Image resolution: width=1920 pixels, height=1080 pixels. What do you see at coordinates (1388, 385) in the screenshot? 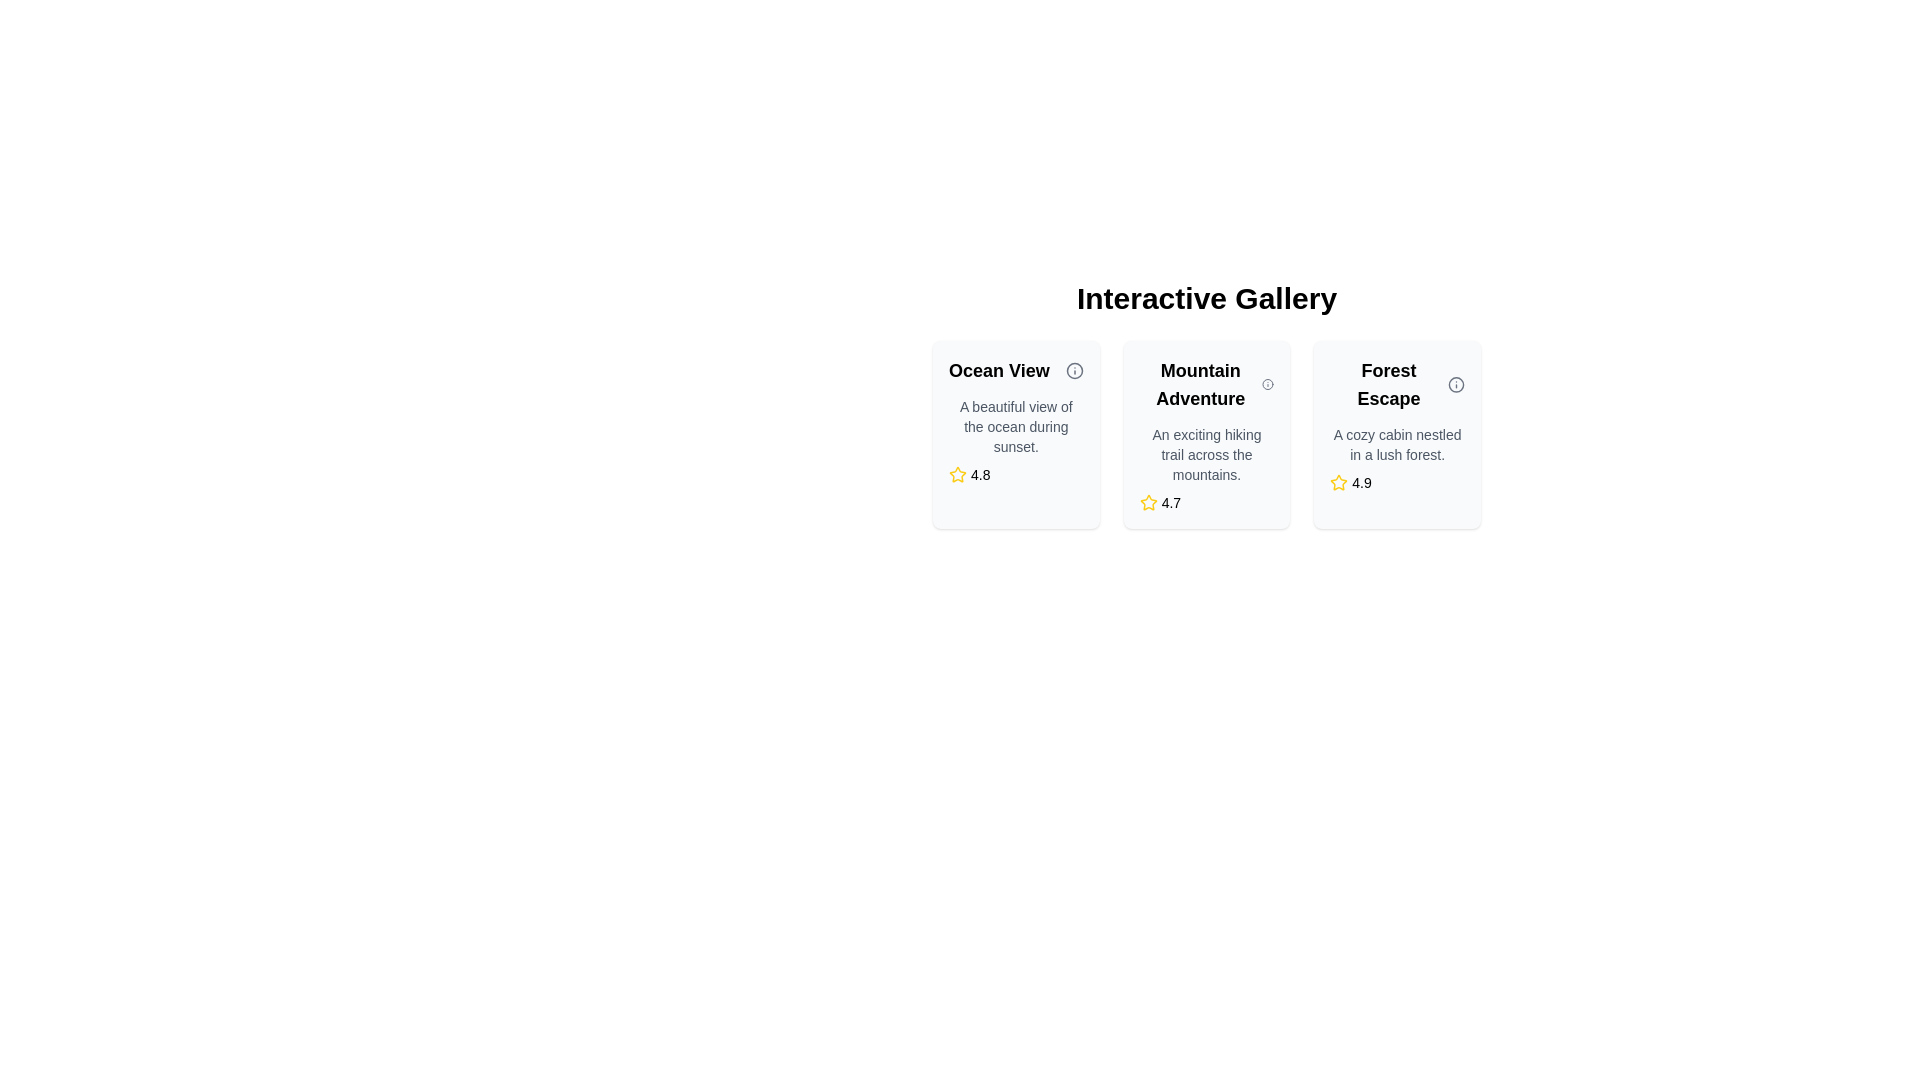
I see `the prominent text label 'Forest Escape' located at the center-top of the rightmost card in a set of three horizontally arranged cards` at bounding box center [1388, 385].